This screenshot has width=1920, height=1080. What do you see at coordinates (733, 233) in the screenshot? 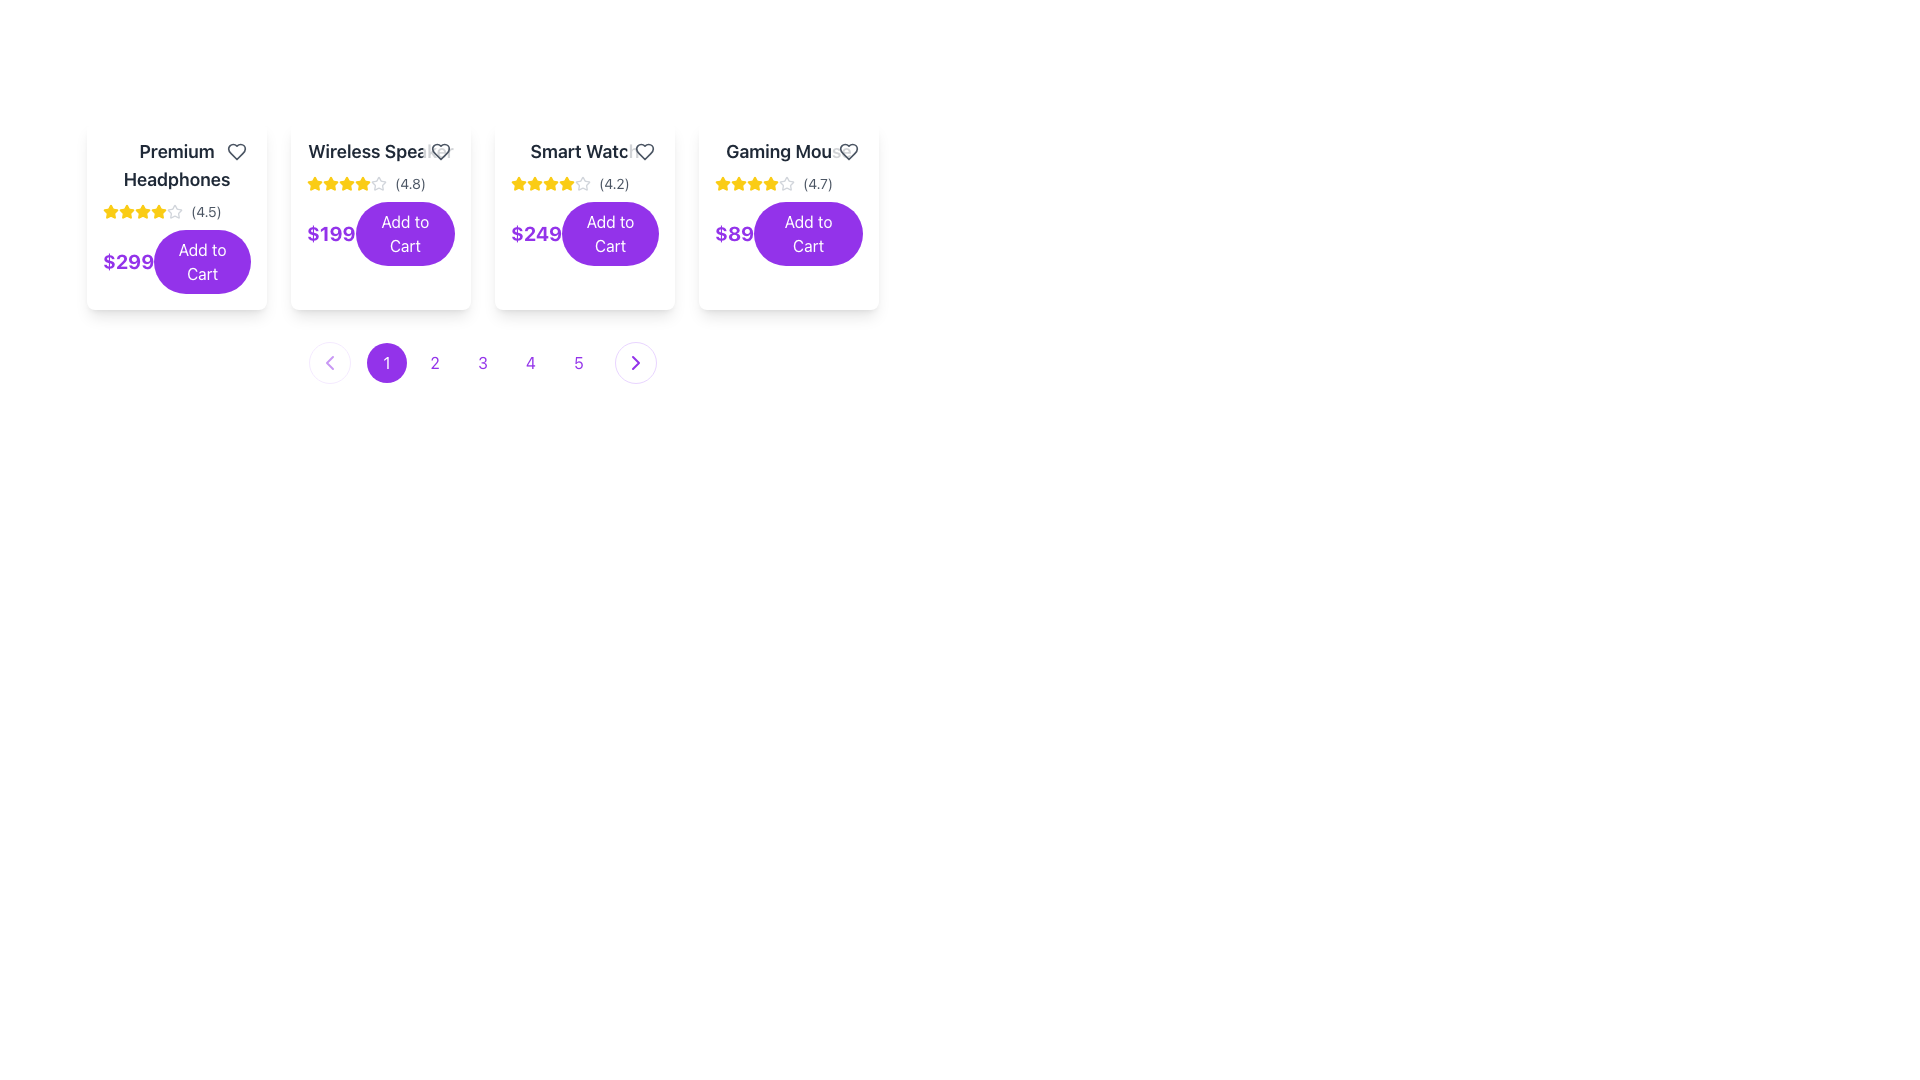
I see `the price label located in the bottom-left corner of the fourth product card, adjacent to the 'Add to Cart' button` at bounding box center [733, 233].